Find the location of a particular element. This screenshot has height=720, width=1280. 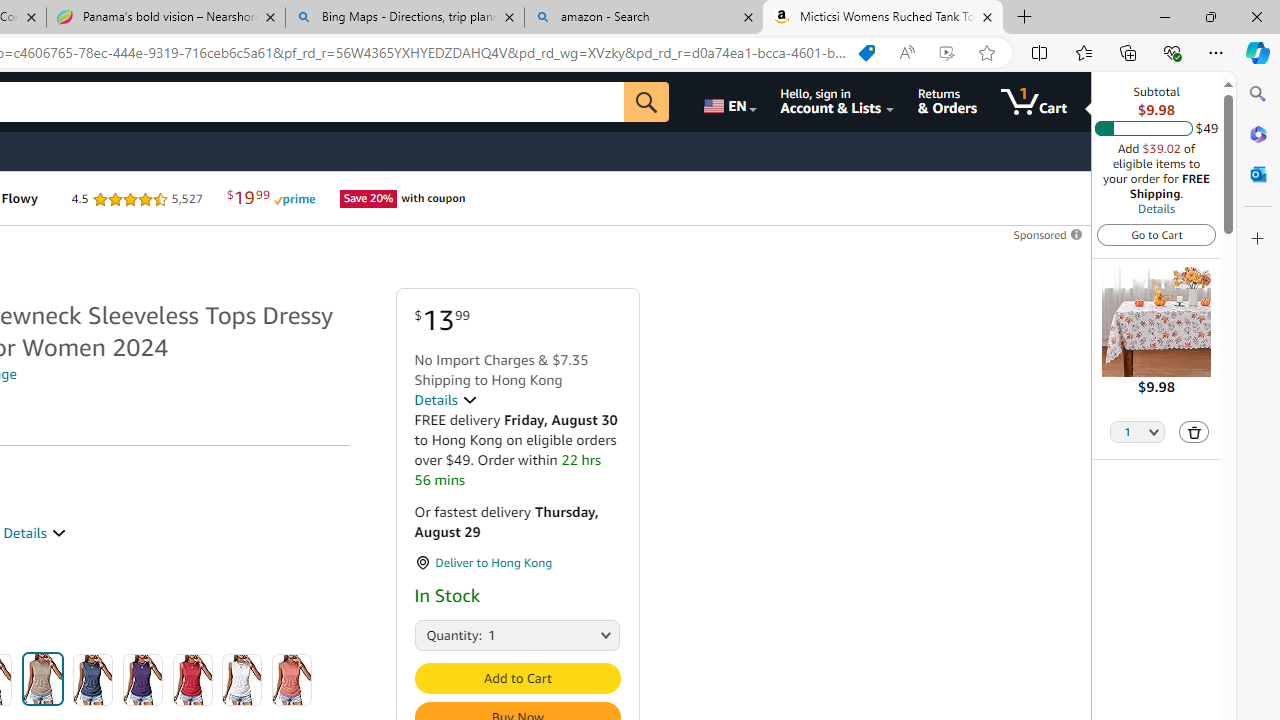

'Hello, sign in Account & Lists' is located at coordinates (837, 101).